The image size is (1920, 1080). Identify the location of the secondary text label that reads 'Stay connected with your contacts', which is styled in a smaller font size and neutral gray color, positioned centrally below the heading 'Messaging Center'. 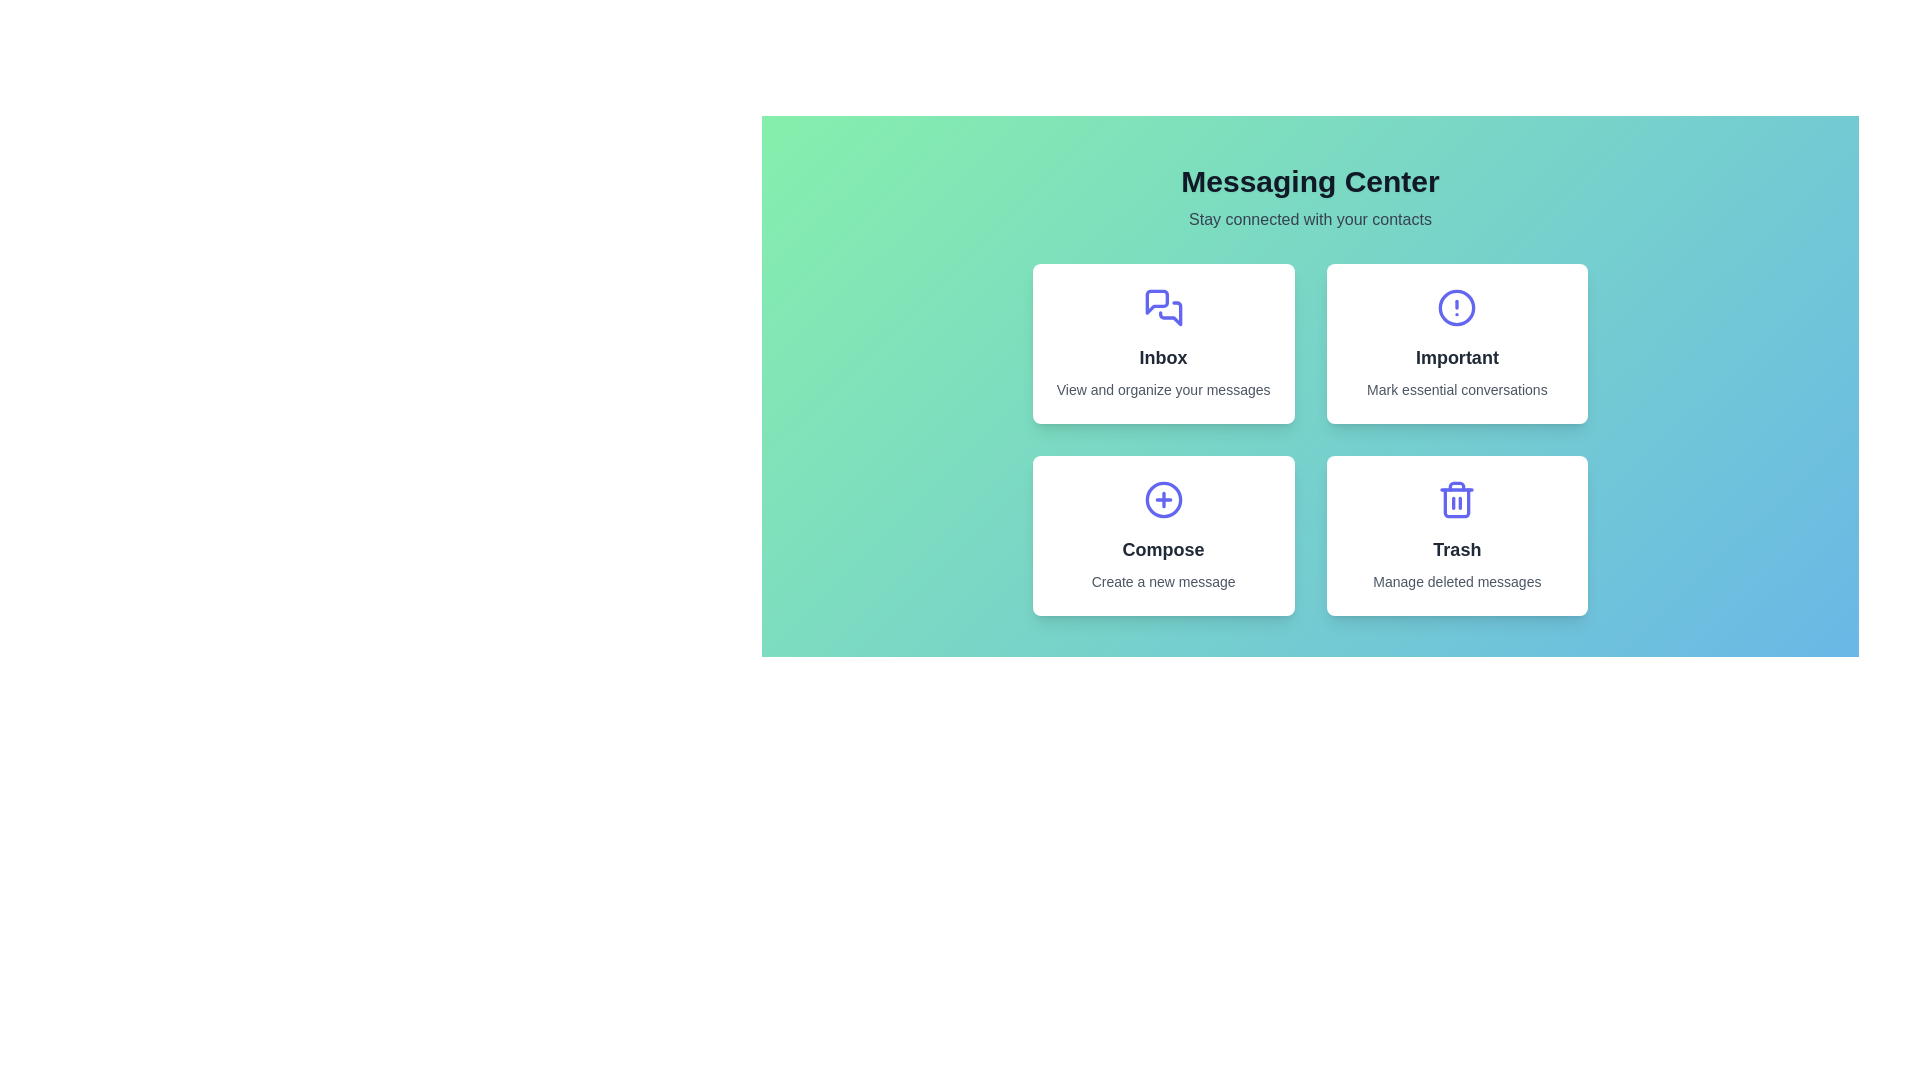
(1310, 219).